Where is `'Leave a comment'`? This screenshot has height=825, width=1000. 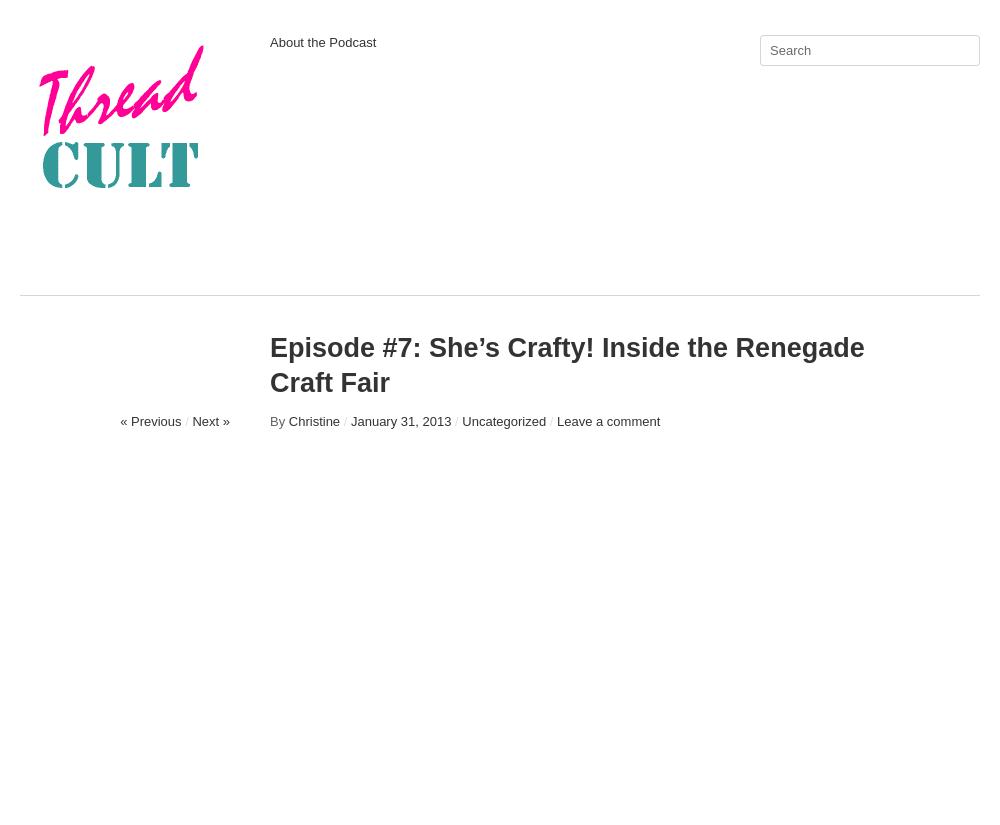
'Leave a comment' is located at coordinates (607, 421).